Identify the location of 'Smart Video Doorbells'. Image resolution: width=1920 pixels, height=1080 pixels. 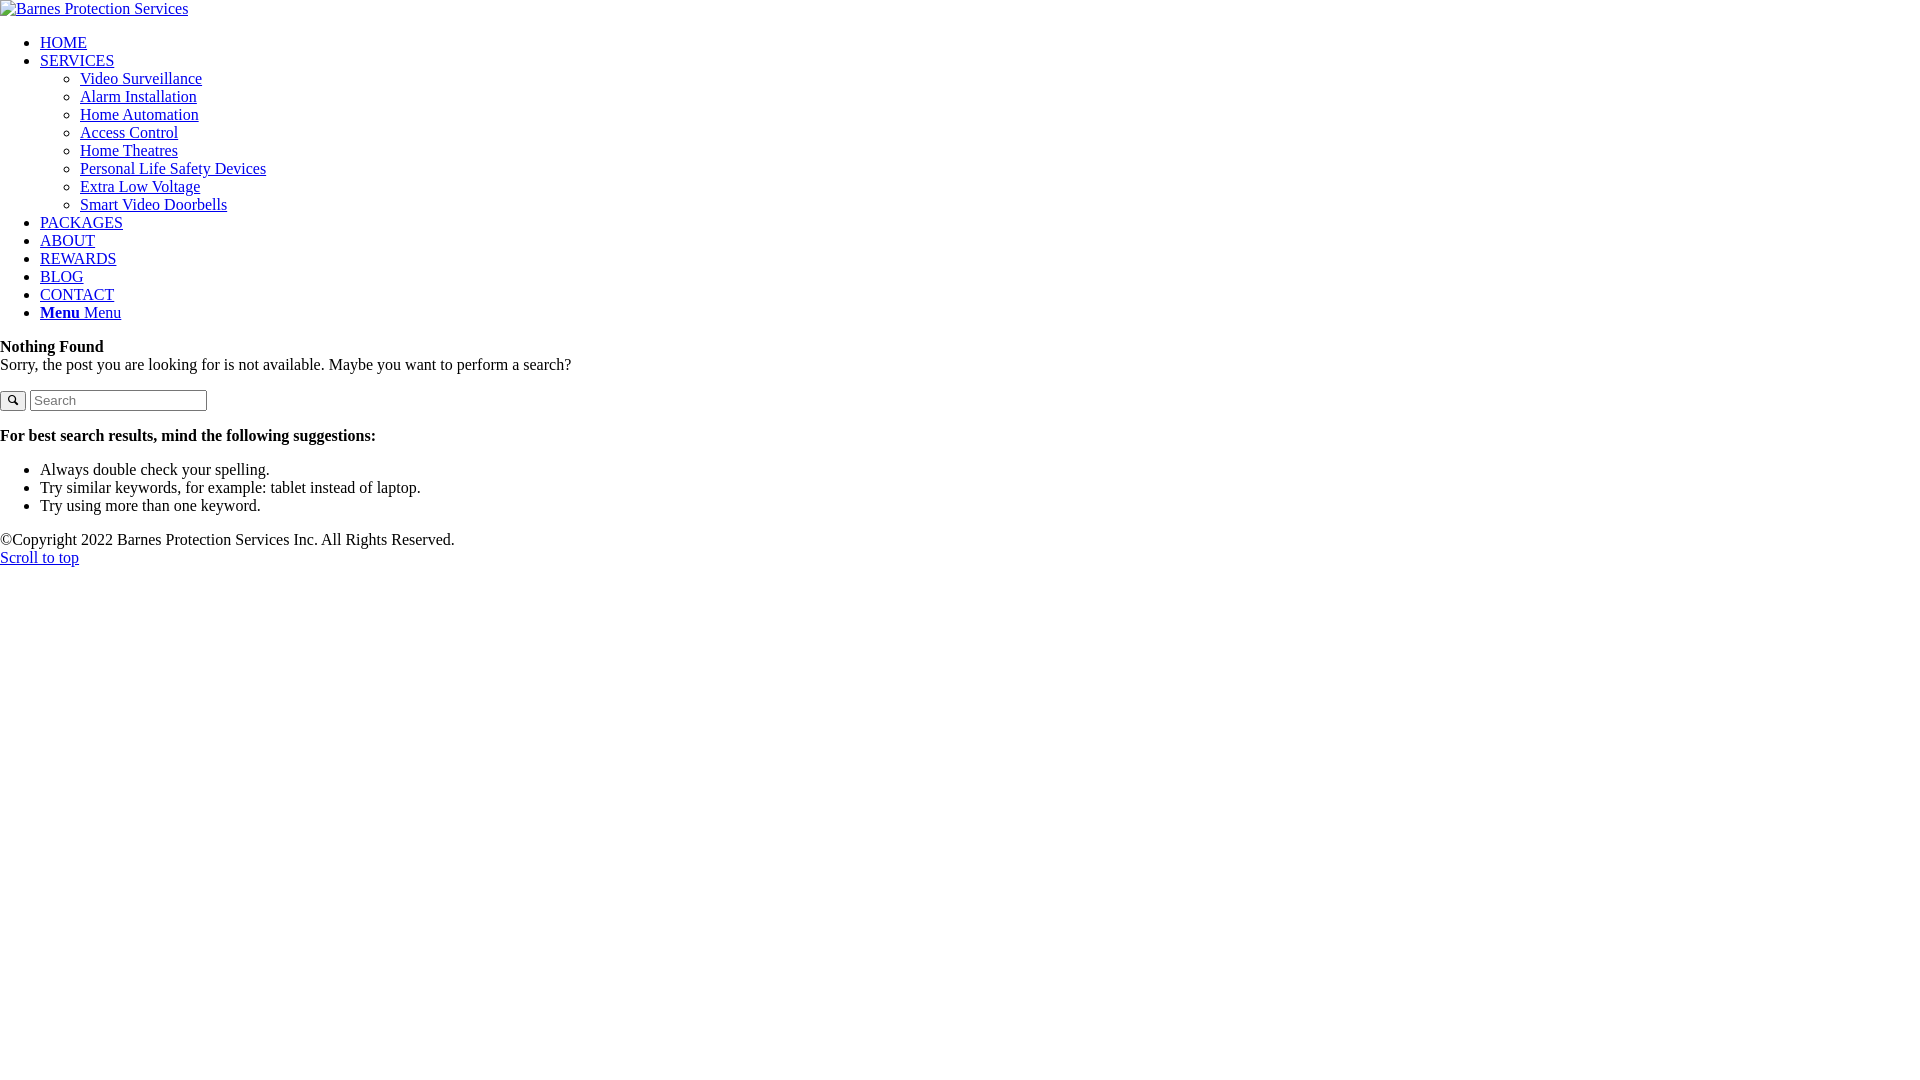
(152, 204).